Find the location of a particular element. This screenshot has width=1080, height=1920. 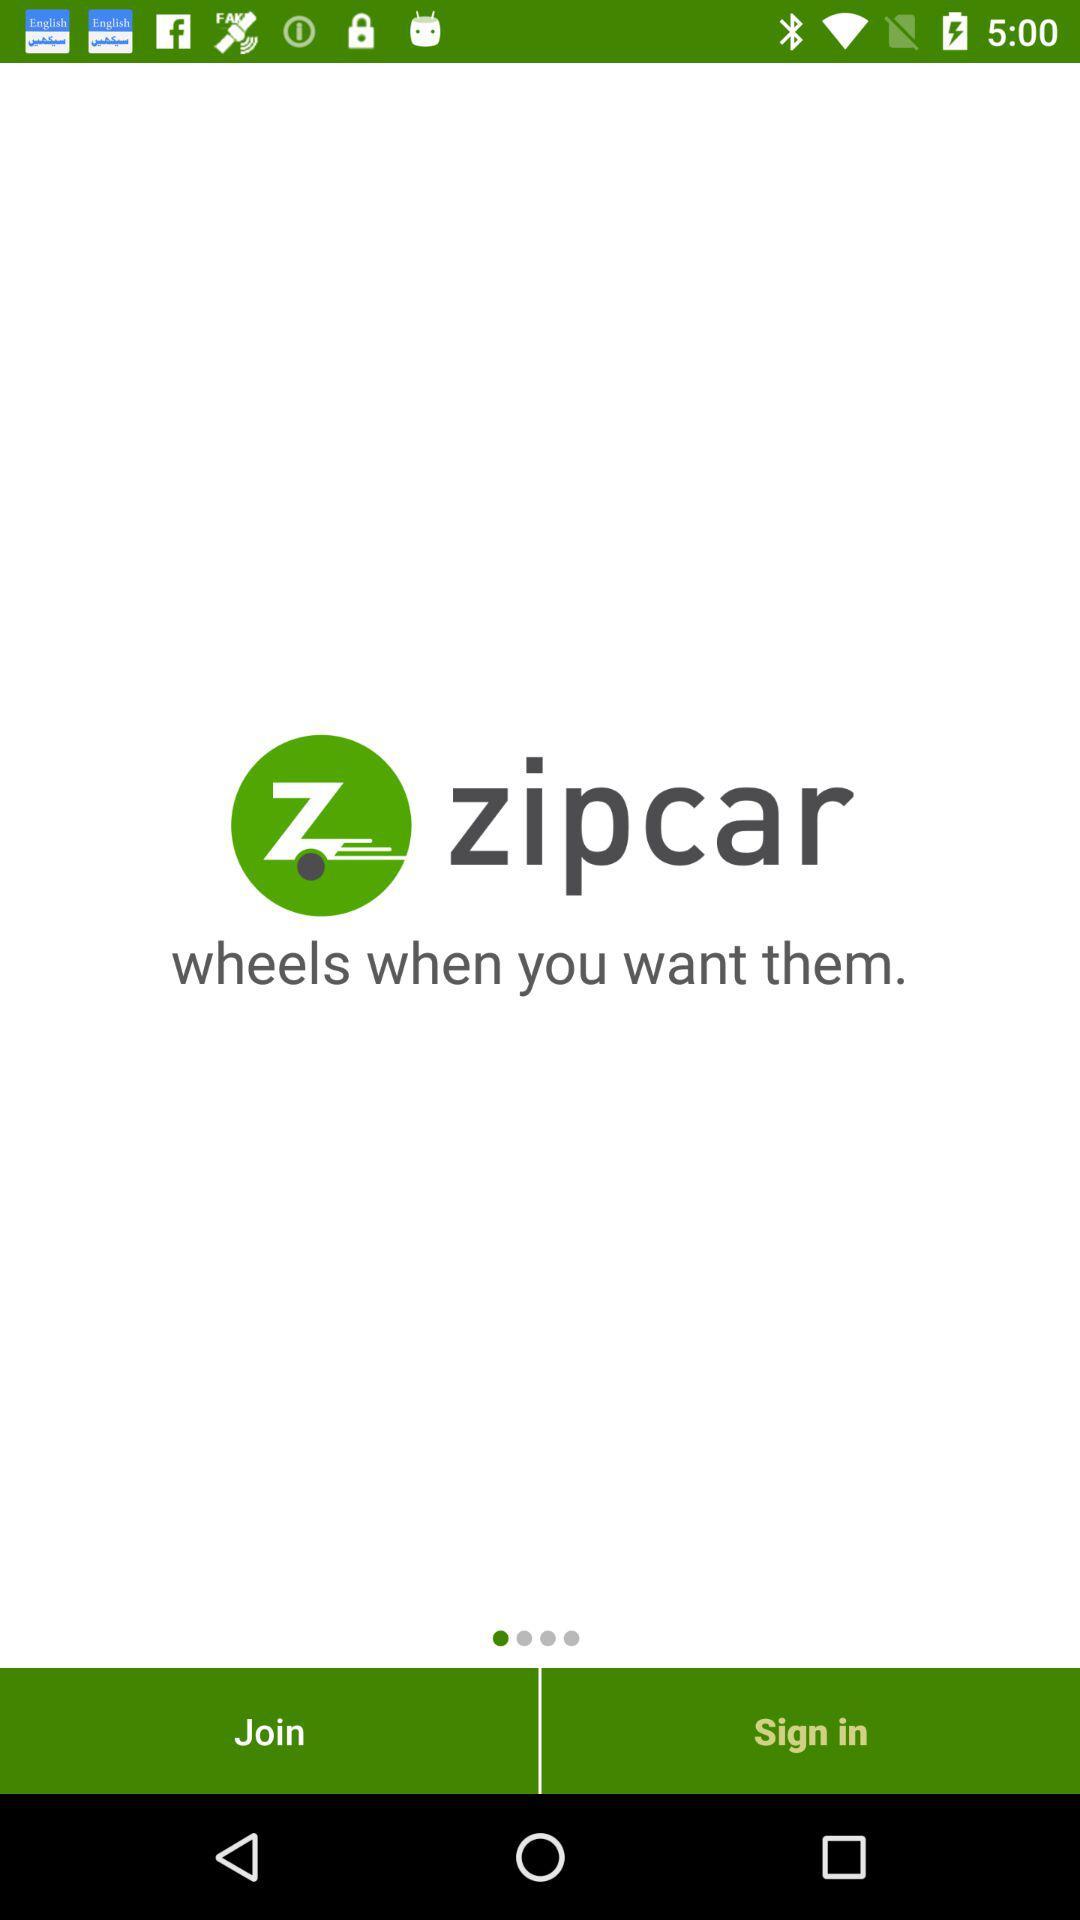

the join item is located at coordinates (268, 1730).